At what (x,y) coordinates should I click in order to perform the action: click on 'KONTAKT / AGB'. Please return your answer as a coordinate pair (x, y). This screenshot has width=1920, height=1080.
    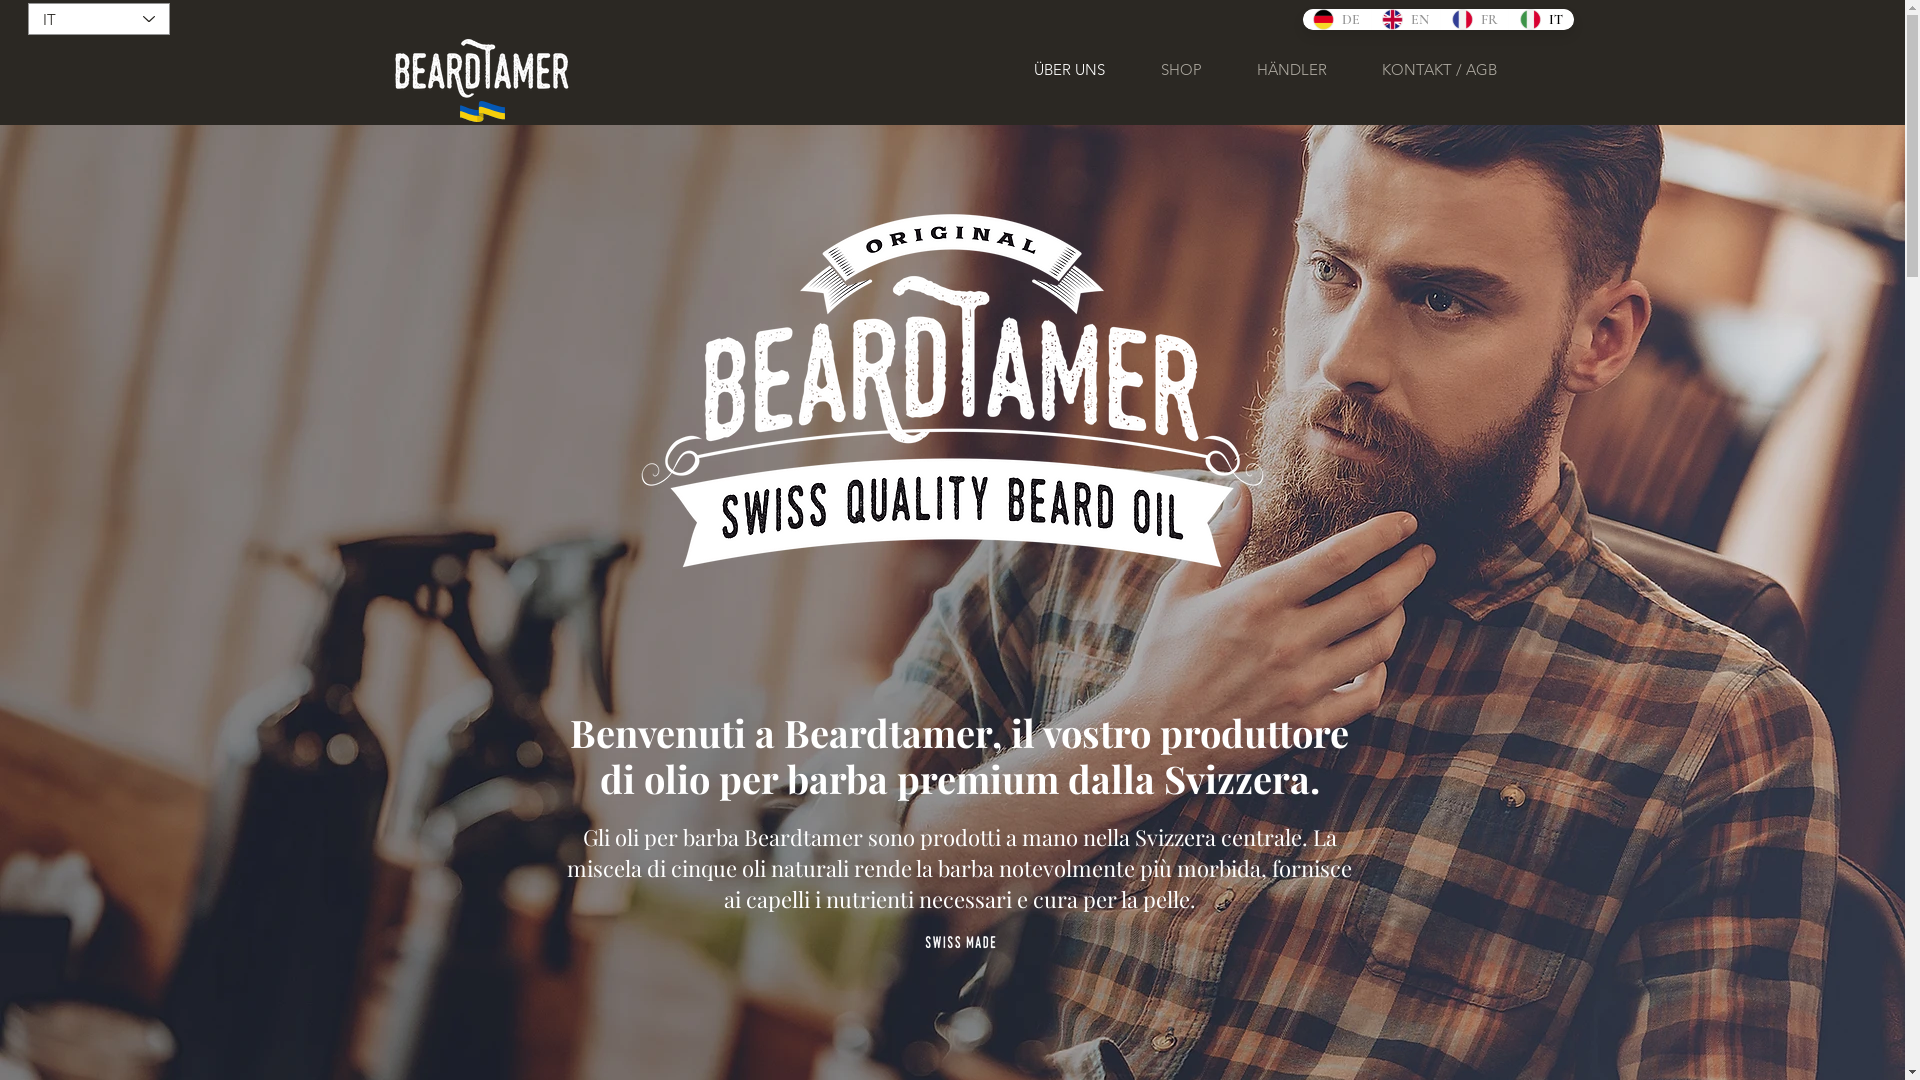
    Looking at the image, I should click on (1438, 68).